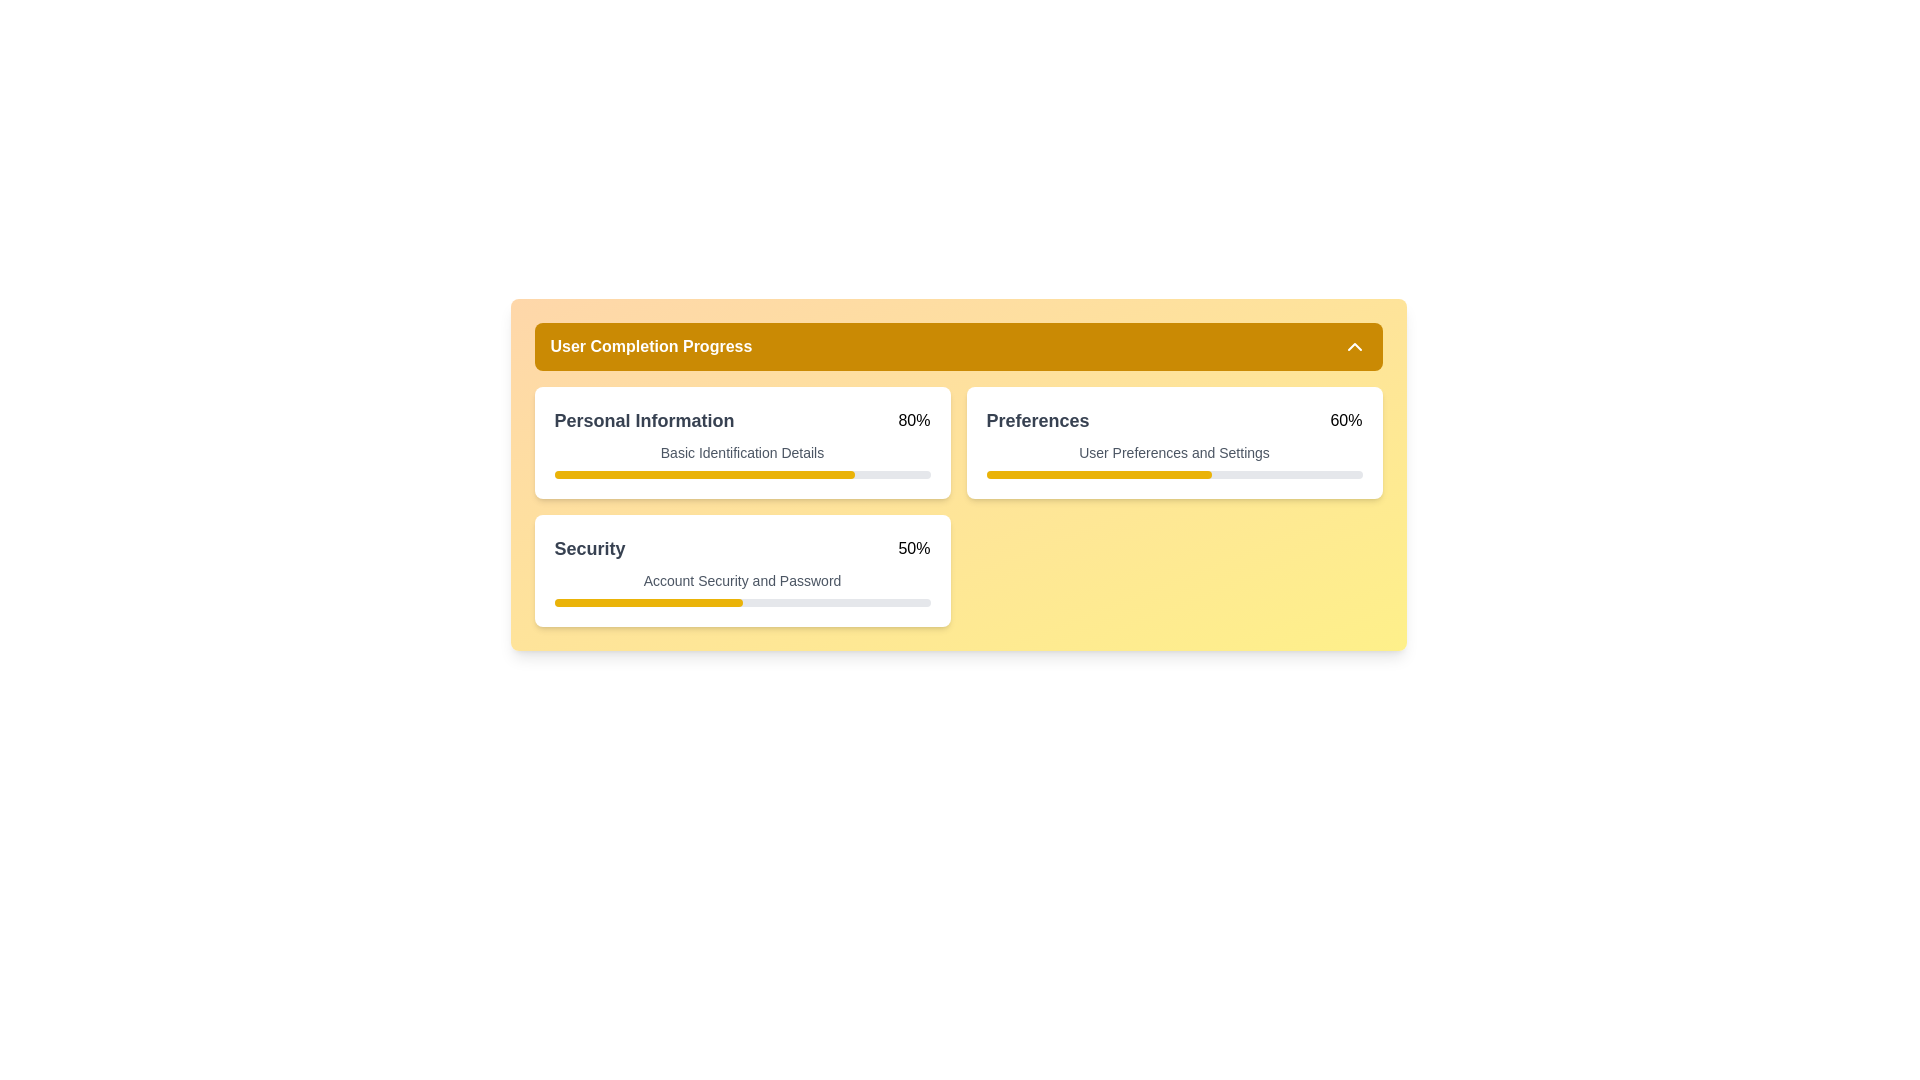 The width and height of the screenshot is (1920, 1080). What do you see at coordinates (644, 419) in the screenshot?
I see `the 'Personal Information' heading text element located in the top-left card of the grid layout, which categorizes personal details` at bounding box center [644, 419].